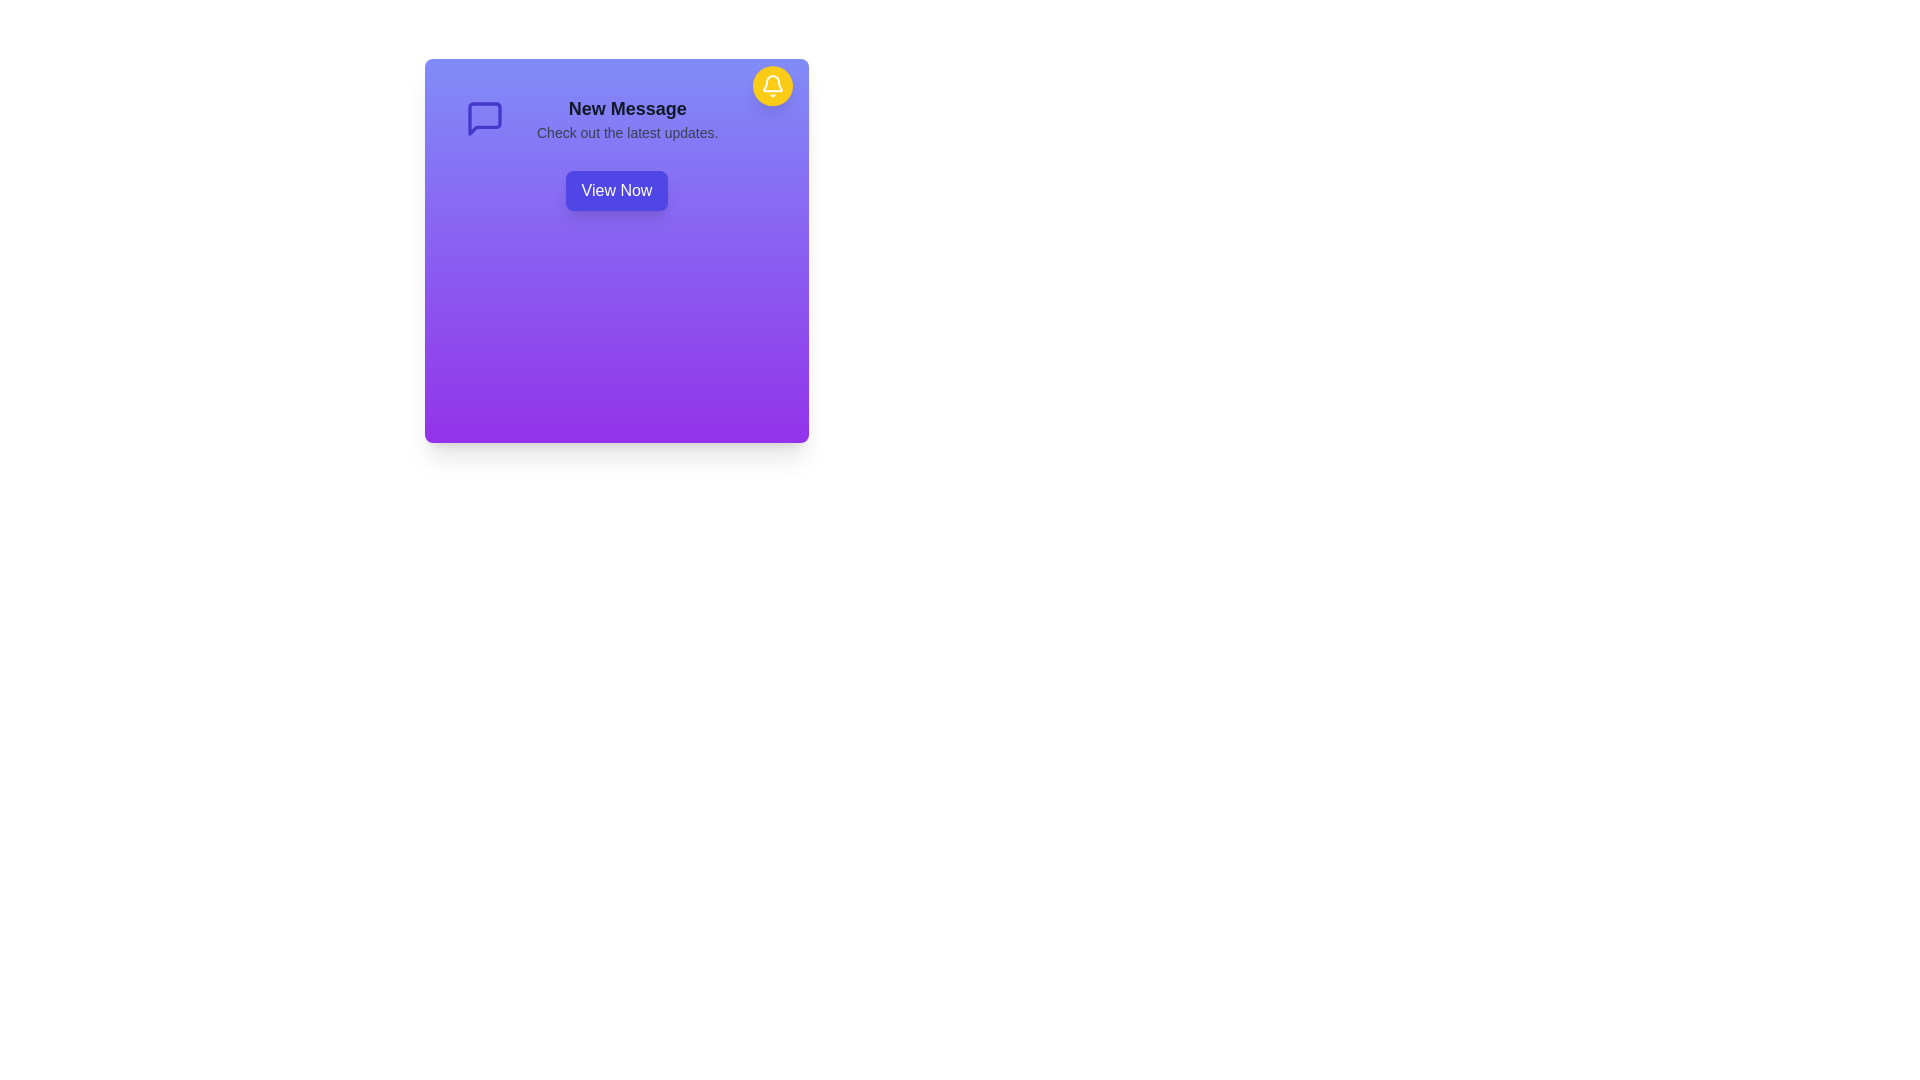 This screenshot has height=1080, width=1920. Describe the element at coordinates (771, 88) in the screenshot. I see `the notification icon located in the upper-right corner of the notification card, which is part of an SVG representing an alert symbol` at that location.